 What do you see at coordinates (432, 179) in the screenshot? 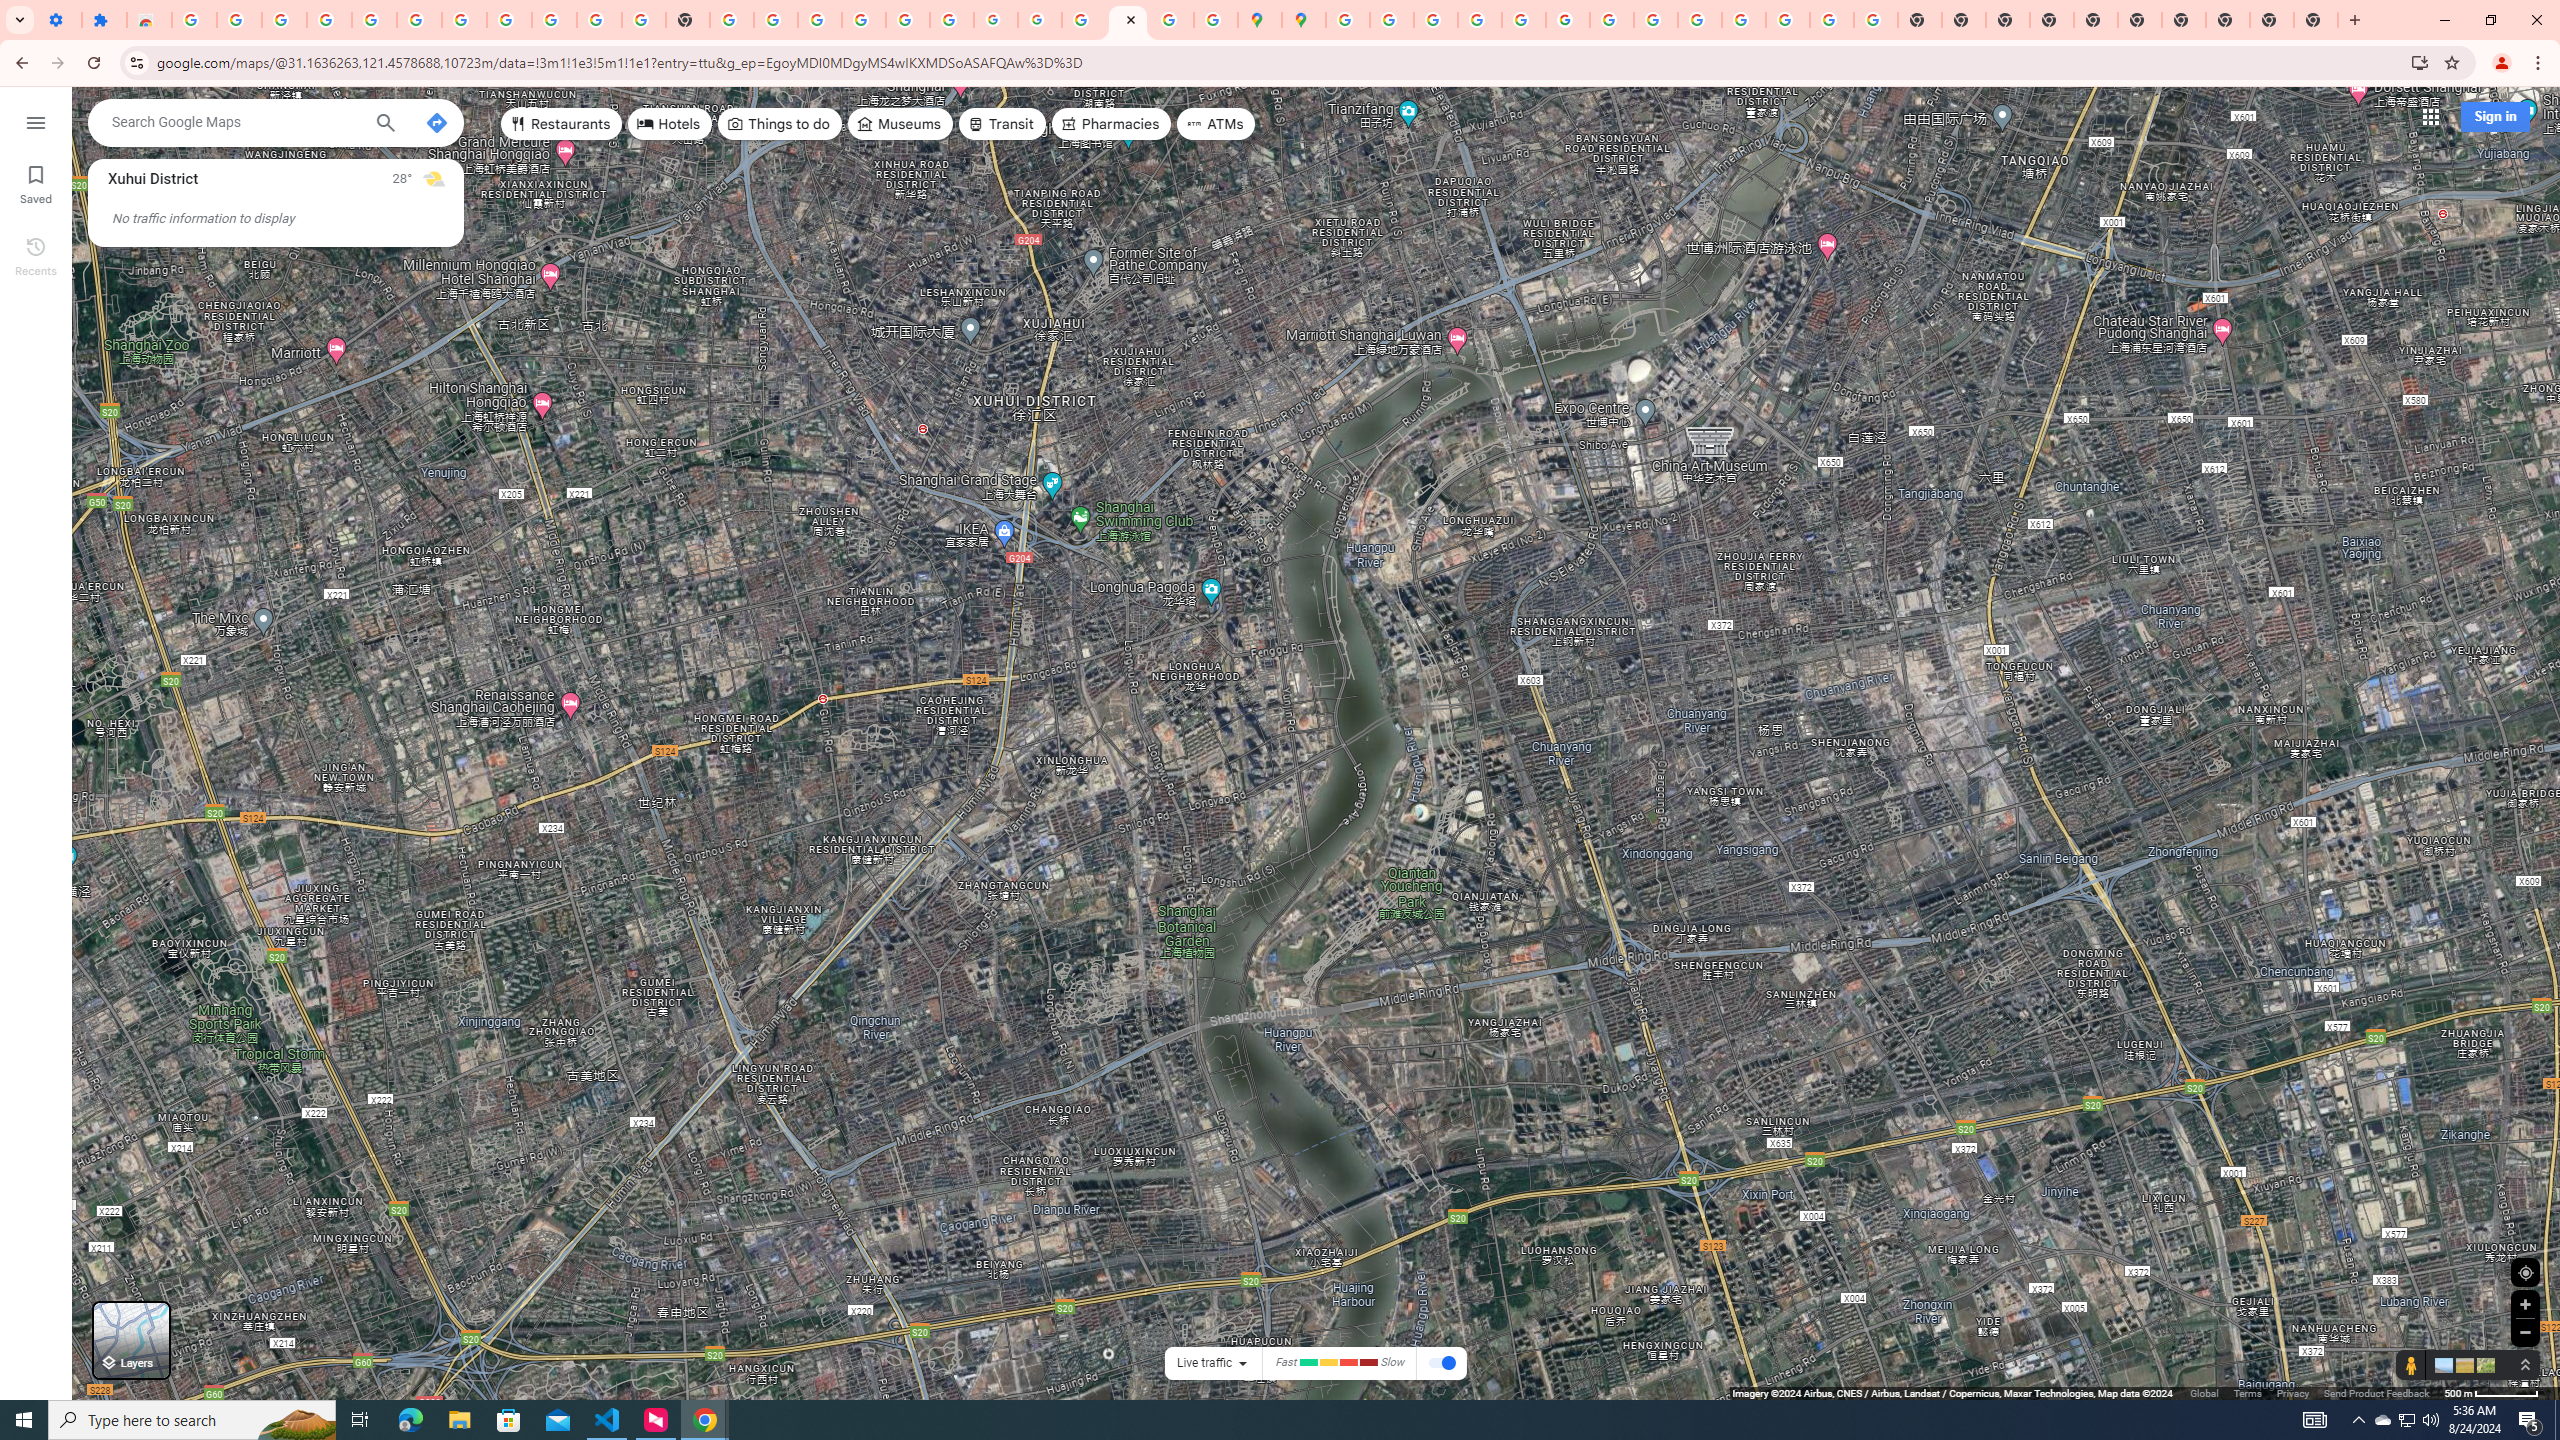
I see `'Partly cloudy'` at bounding box center [432, 179].